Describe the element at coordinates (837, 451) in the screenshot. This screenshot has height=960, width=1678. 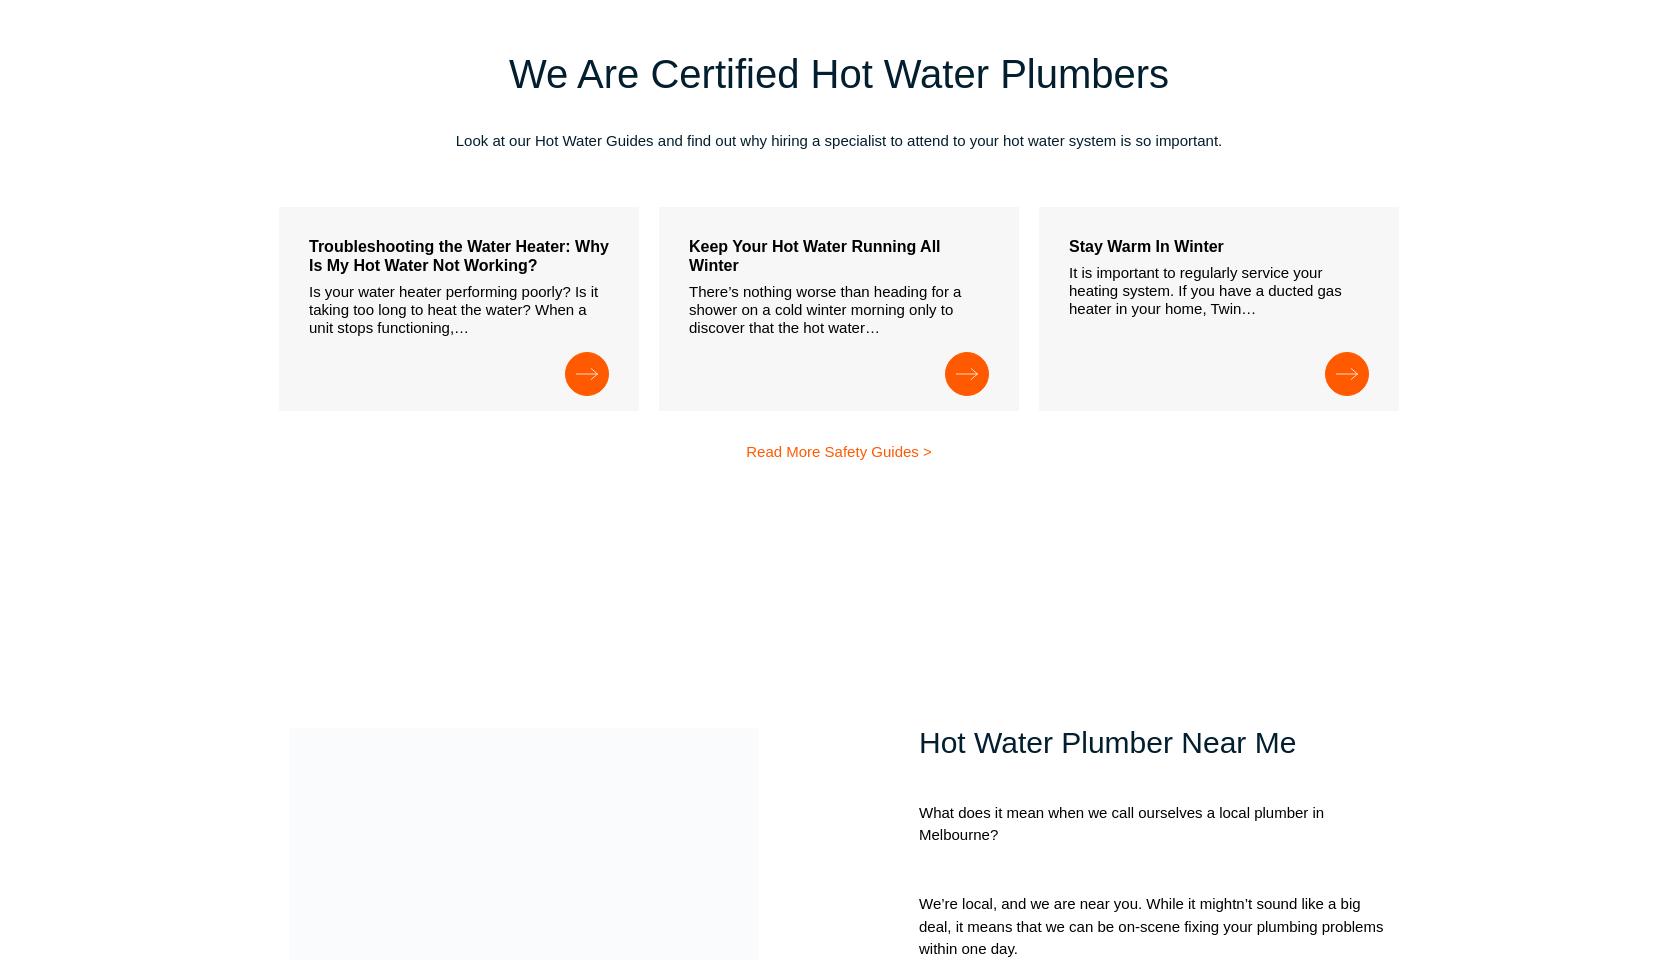
I see `'Read More Safety Guides >'` at that location.